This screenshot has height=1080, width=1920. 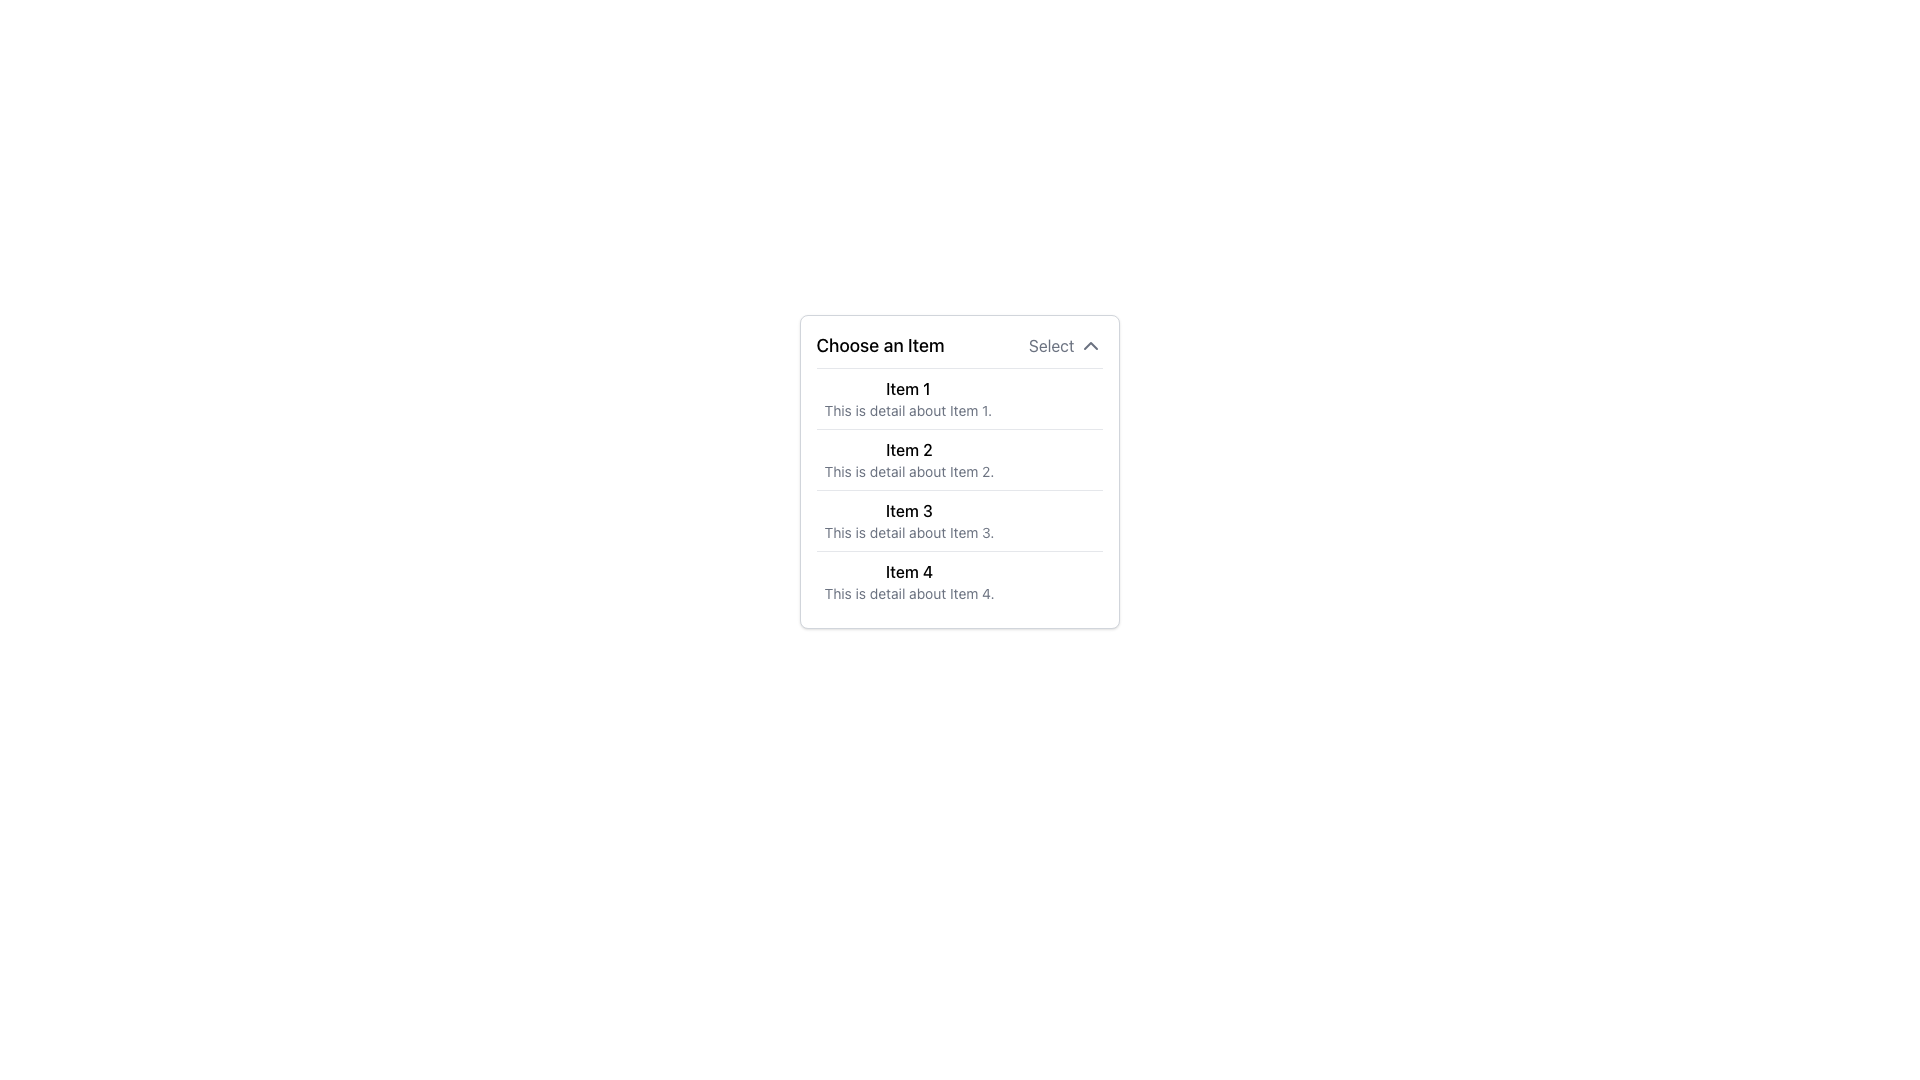 I want to click on the static text displaying 'This is detail about Item 1.', which appears as a secondary descriptor below 'Item 1', so click(x=907, y=410).